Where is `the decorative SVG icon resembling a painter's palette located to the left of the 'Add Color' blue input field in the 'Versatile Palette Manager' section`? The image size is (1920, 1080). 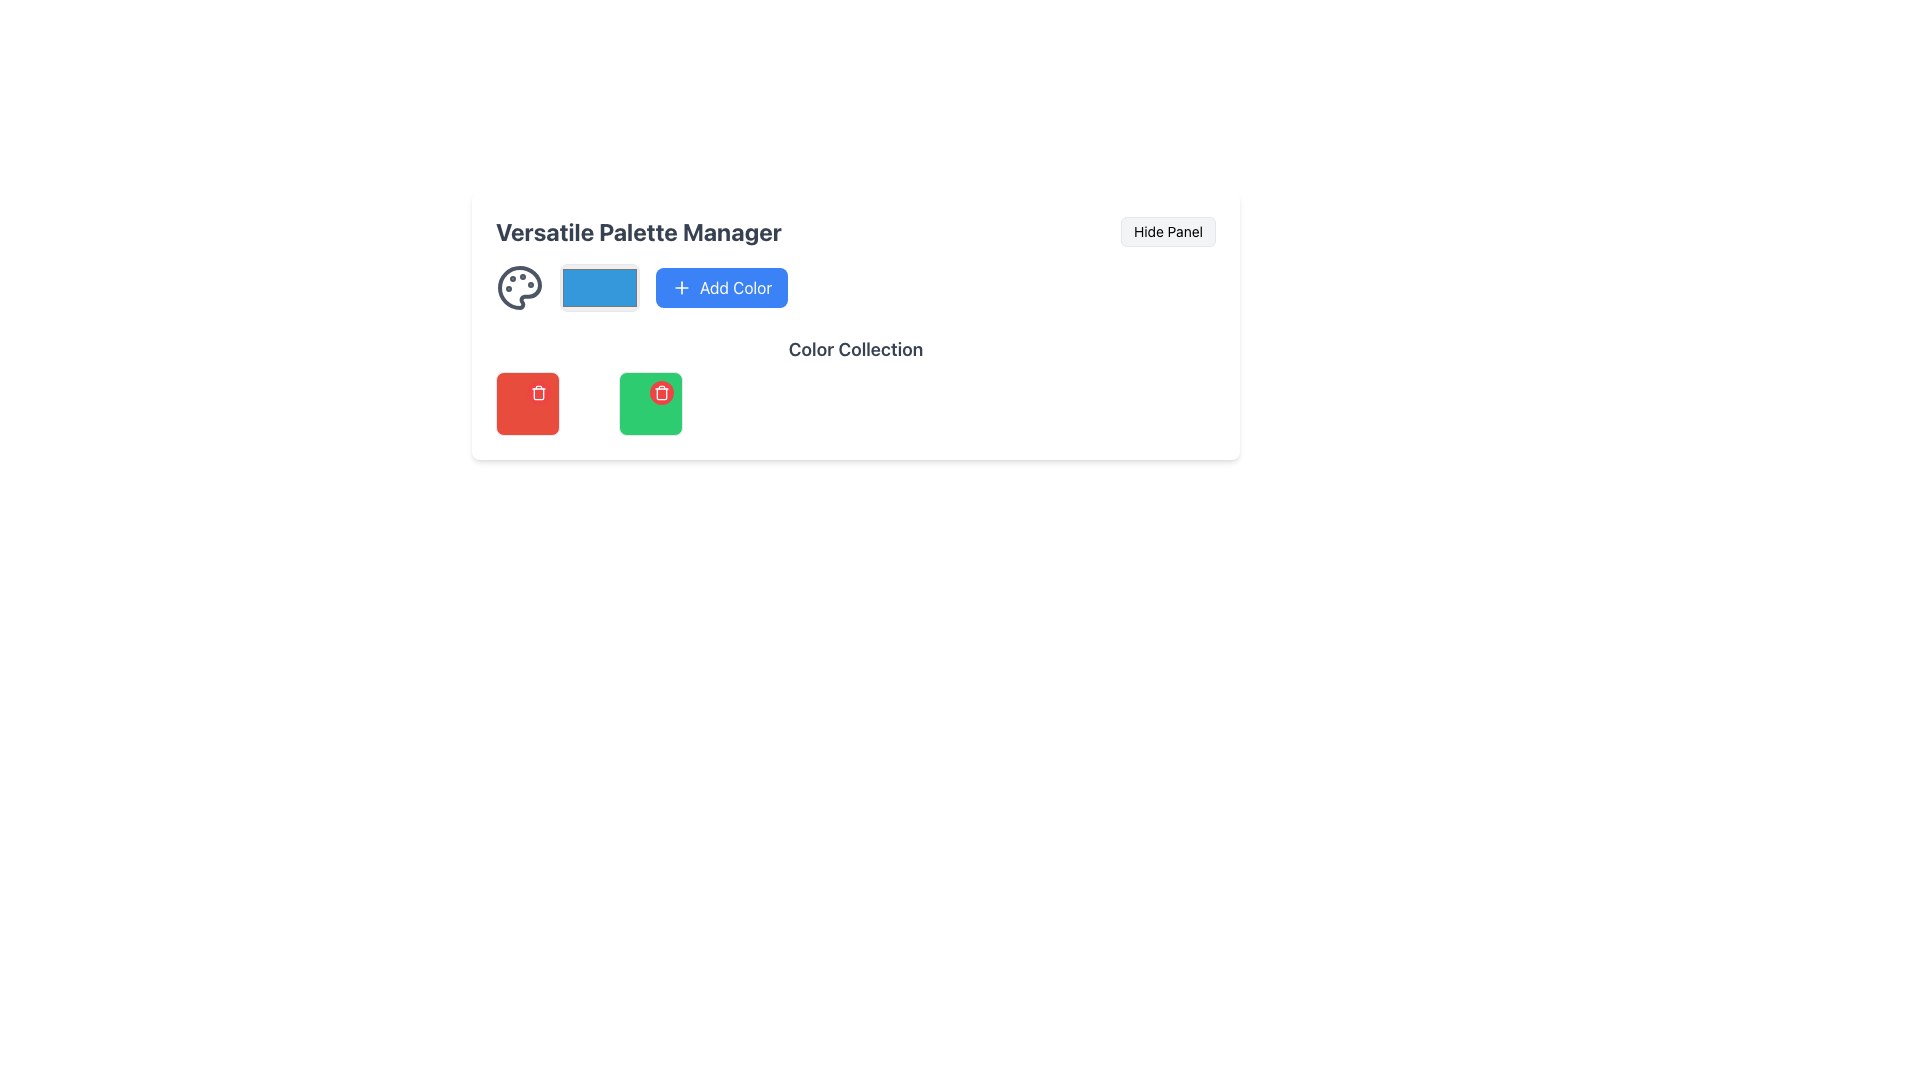
the decorative SVG icon resembling a painter's palette located to the left of the 'Add Color' blue input field in the 'Versatile Palette Manager' section is located at coordinates (519, 288).